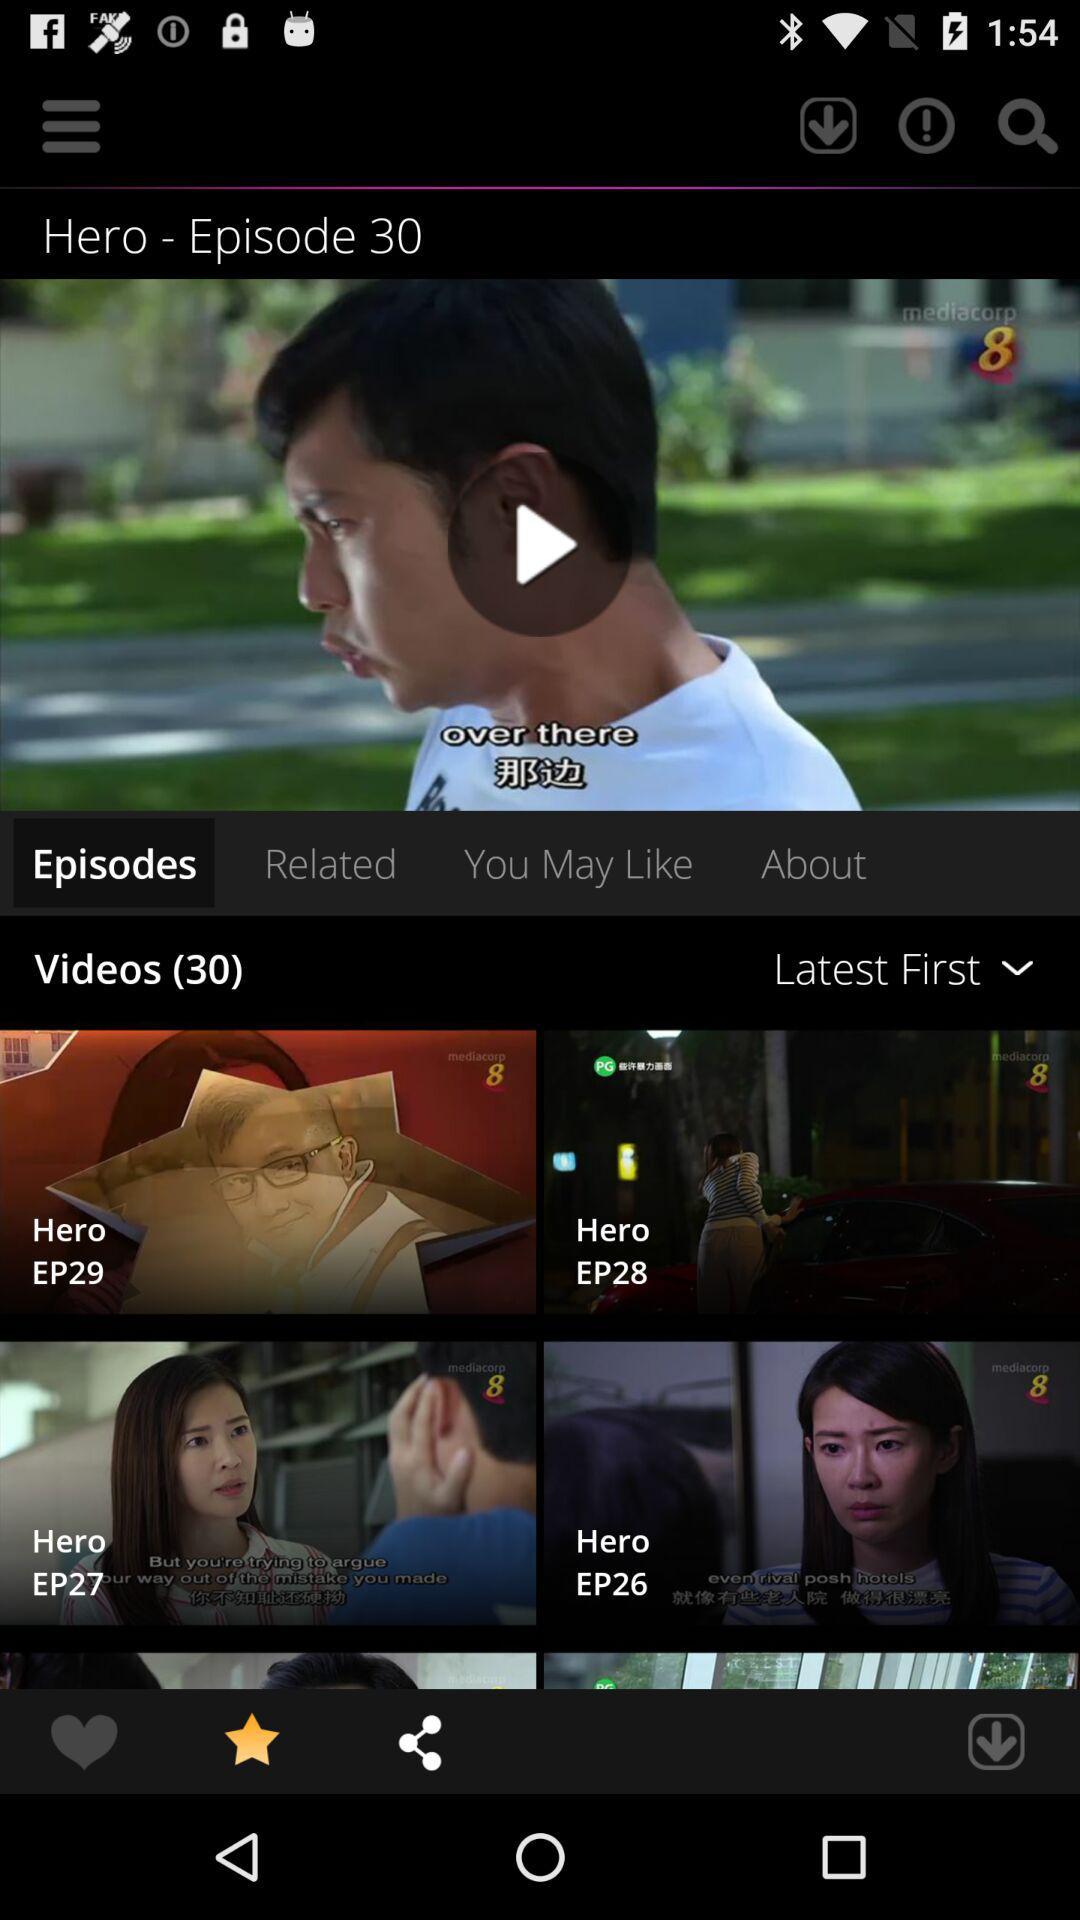  I want to click on icon at the top left corner, so click(70, 124).